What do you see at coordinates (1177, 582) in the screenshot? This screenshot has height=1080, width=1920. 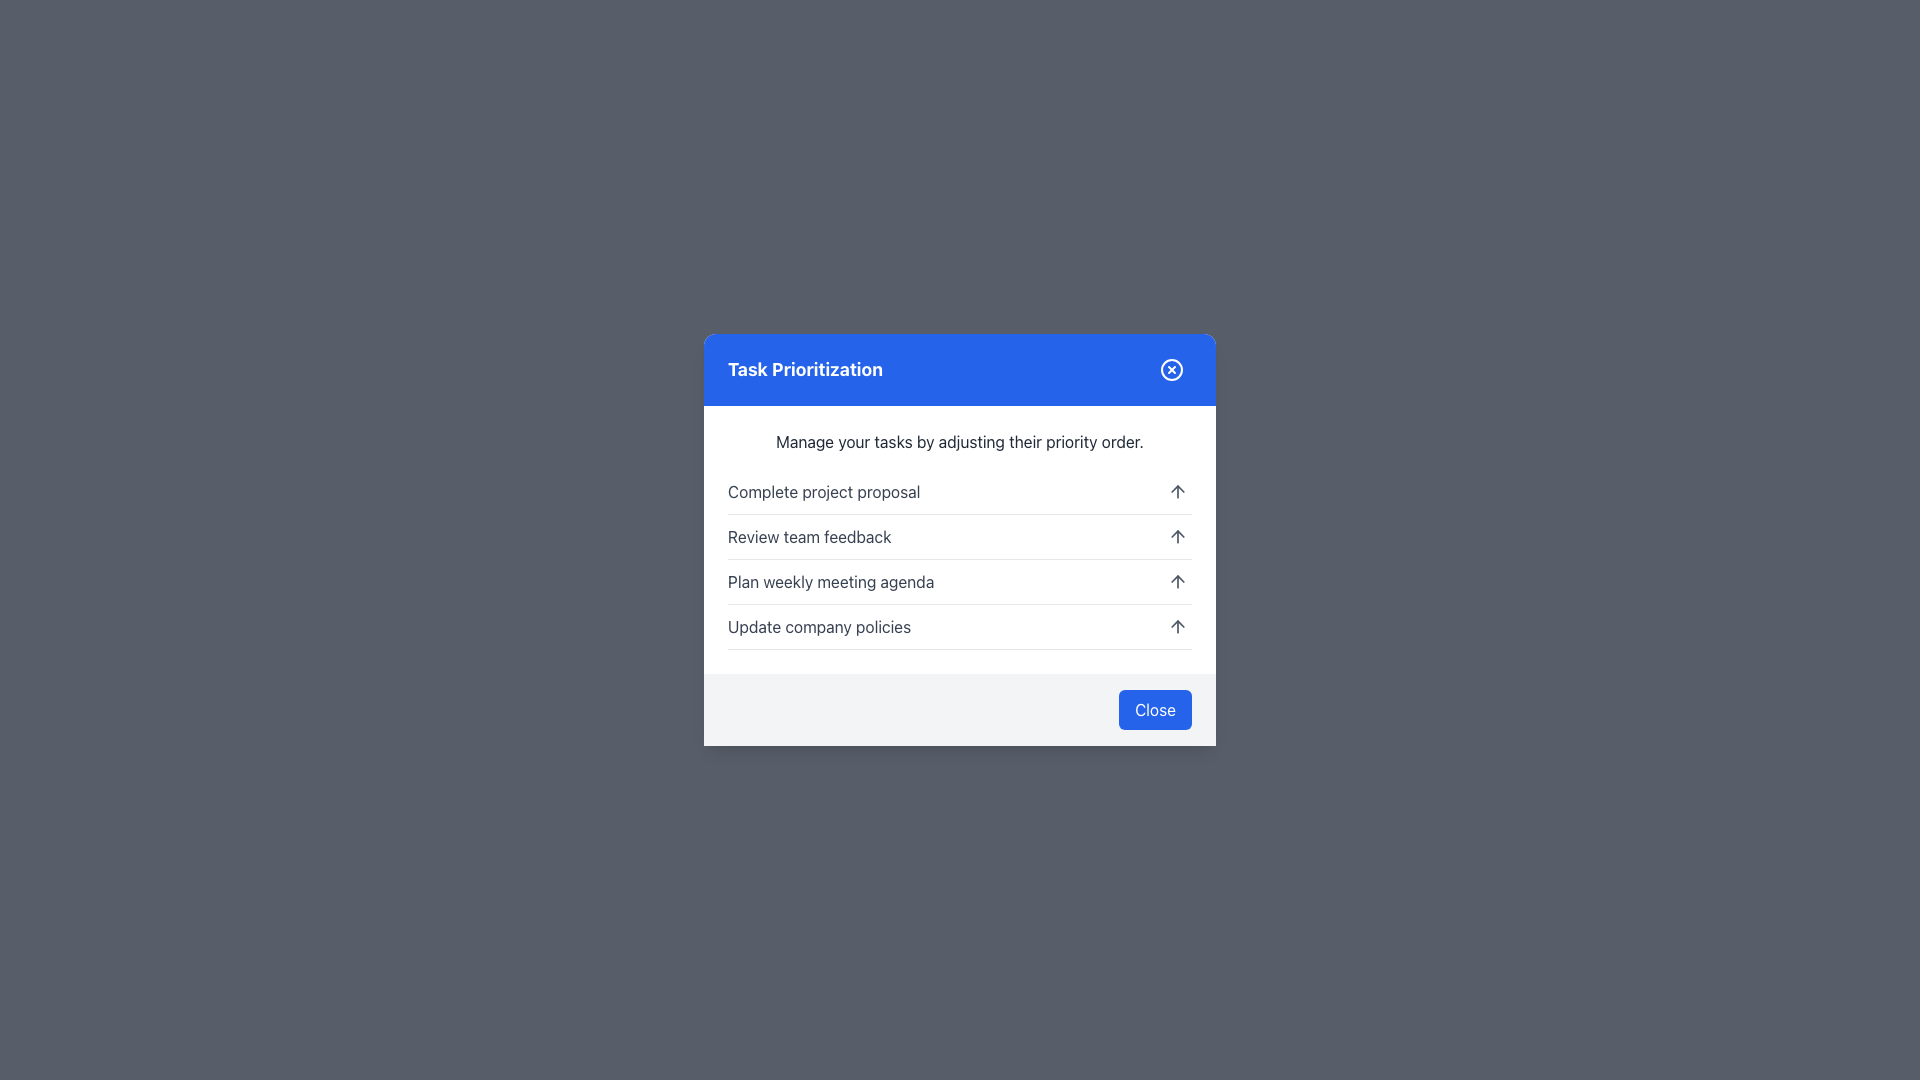 I see `the icon button with an upward arrow` at bounding box center [1177, 582].